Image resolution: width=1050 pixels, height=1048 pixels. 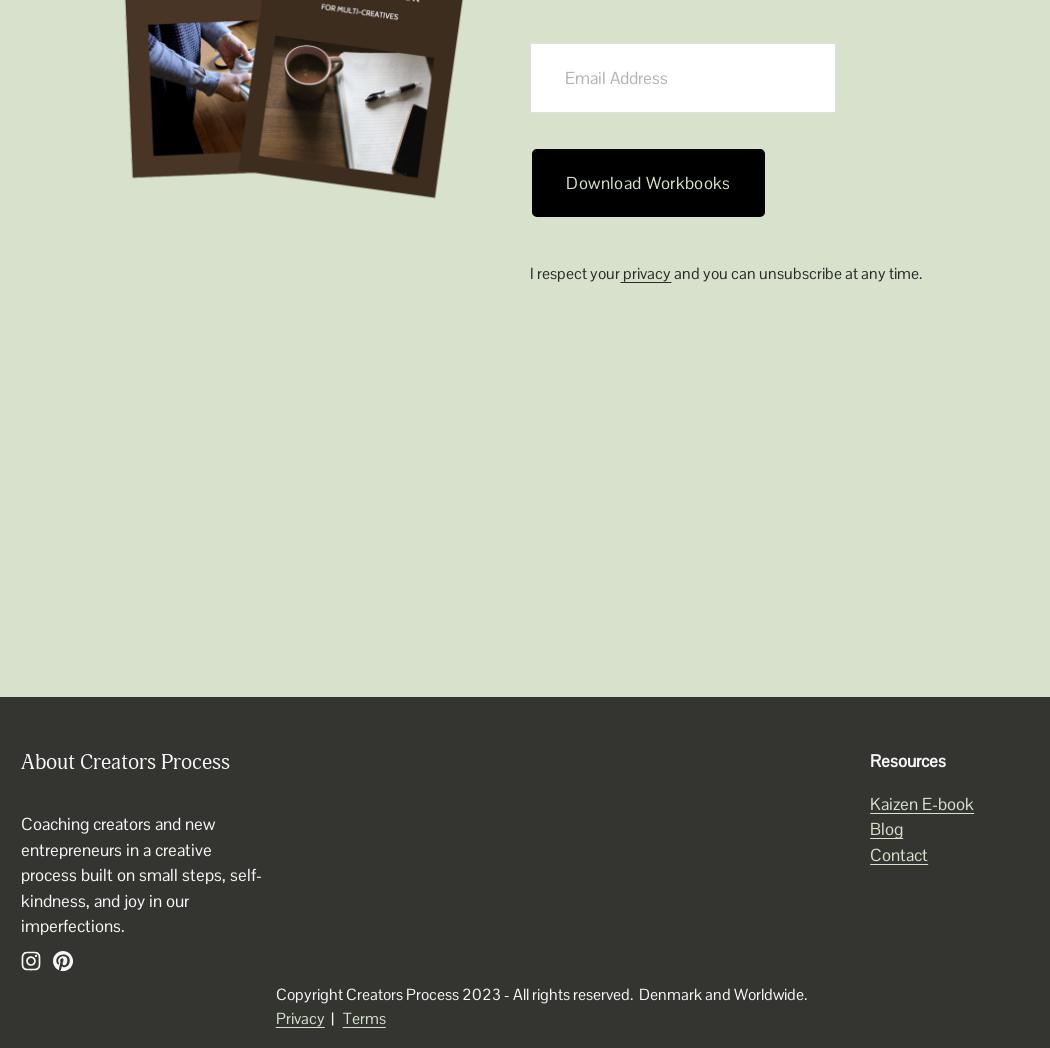 I want to click on 'Resources', so click(x=908, y=760).